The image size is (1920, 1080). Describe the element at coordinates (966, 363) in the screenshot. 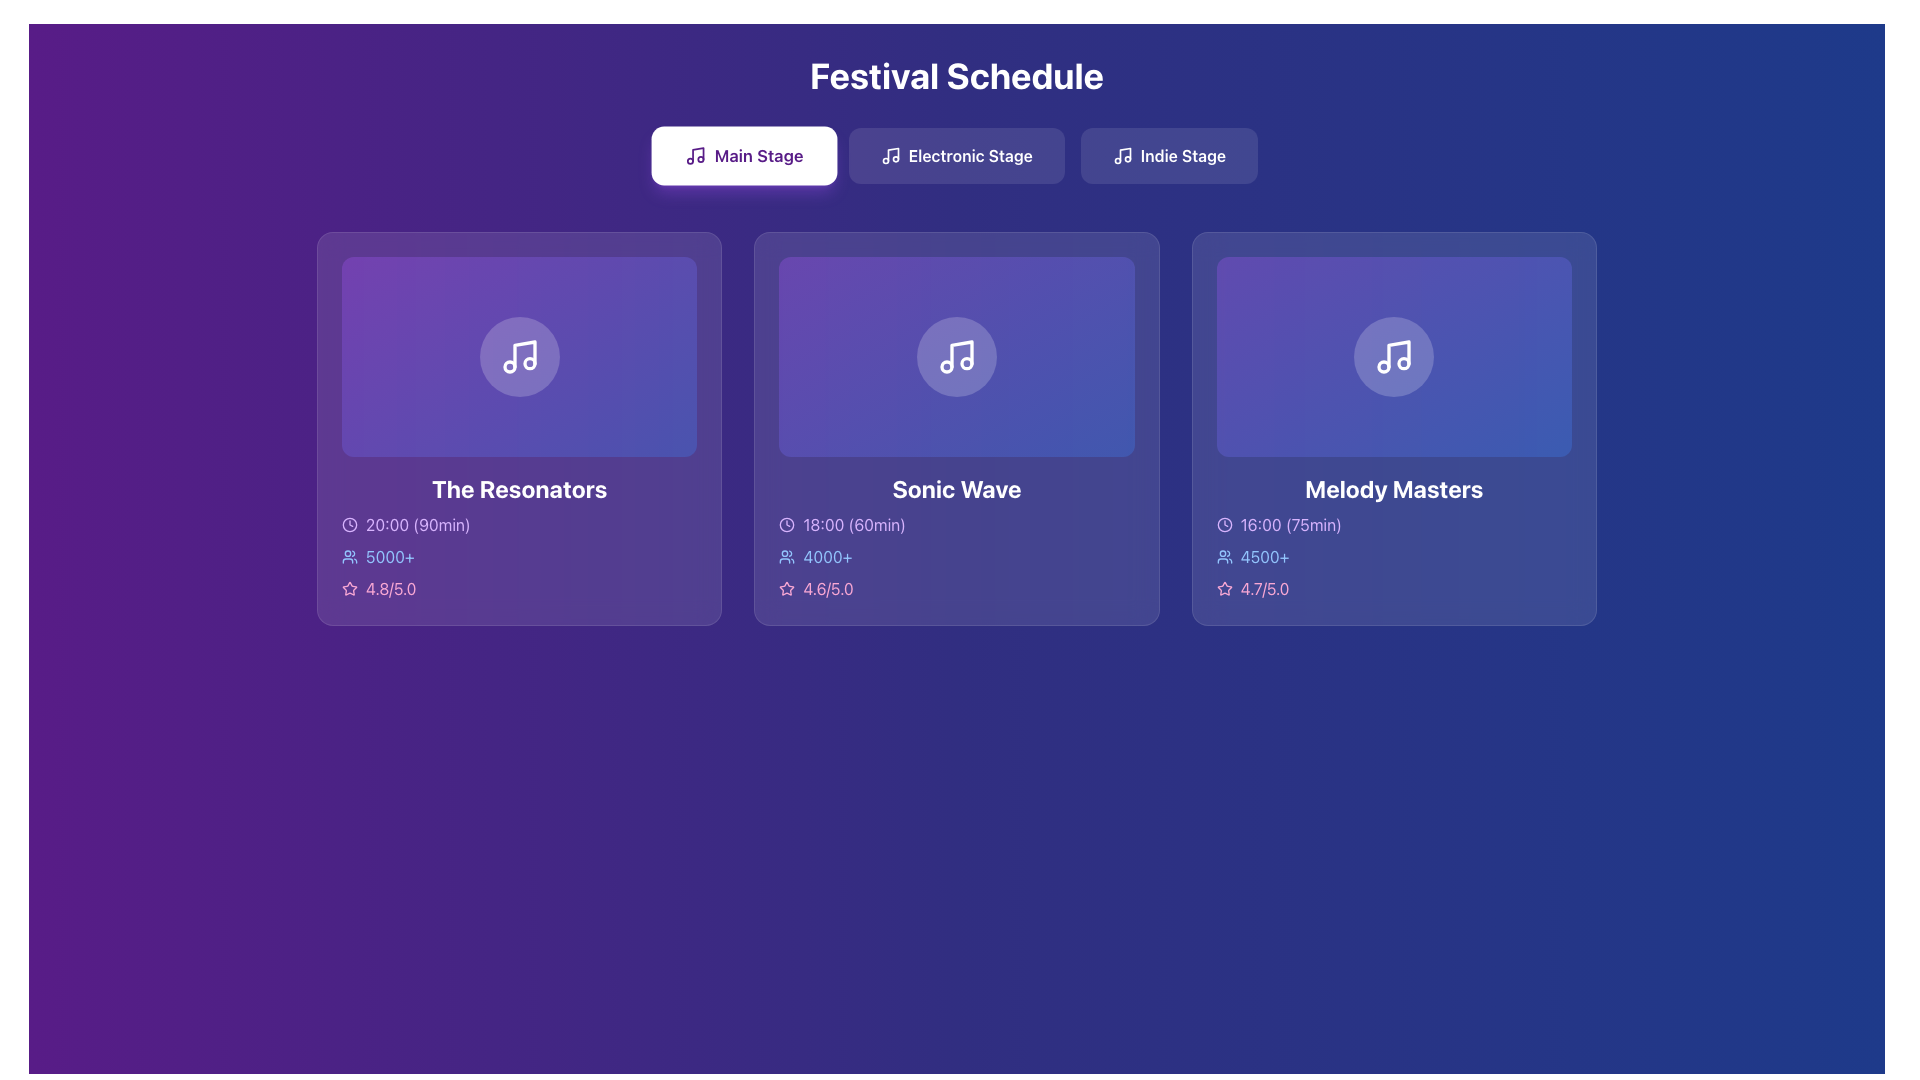

I see `the small circle with a white outline that is the second in the sequence of two circular elements in the SVG music note icon within the 'Sonic Wave' card` at that location.